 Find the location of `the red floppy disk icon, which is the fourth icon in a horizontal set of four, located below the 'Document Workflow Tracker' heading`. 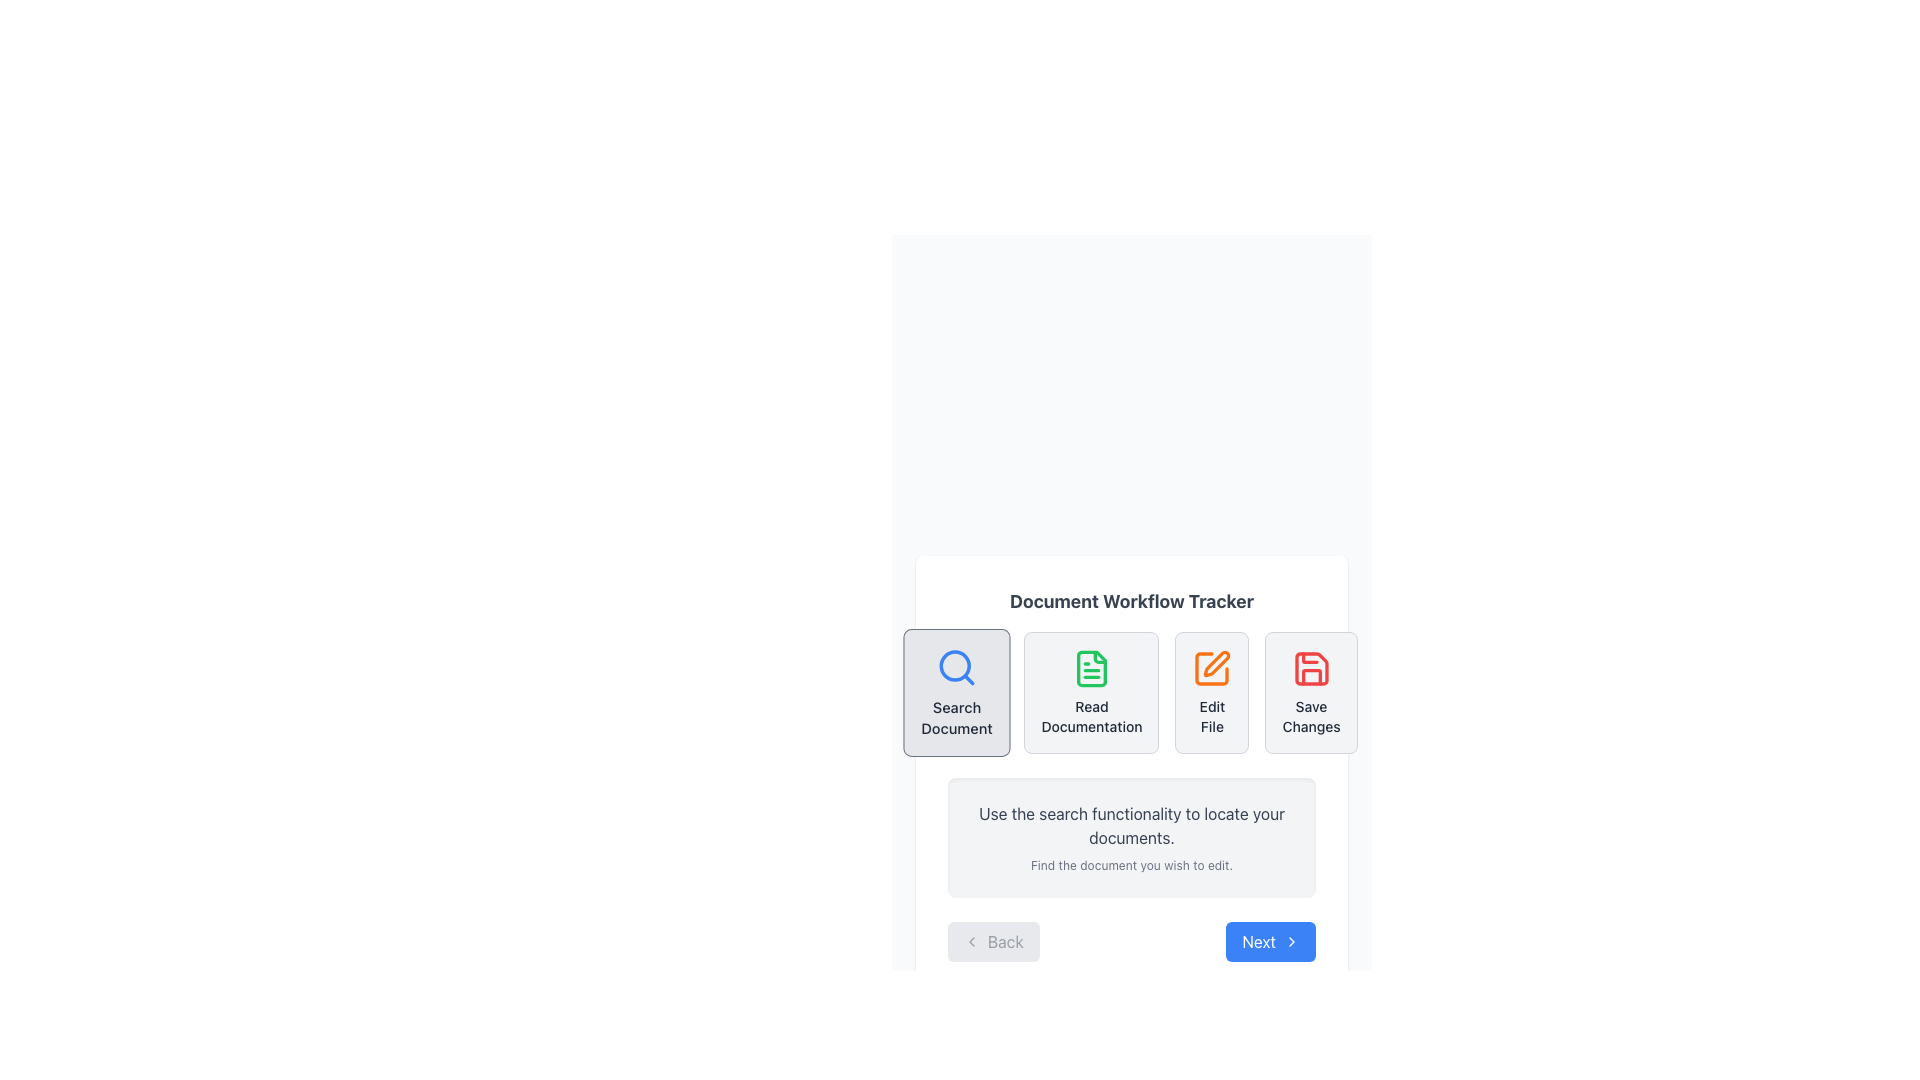

the red floppy disk icon, which is the fourth icon in a horizontal set of four, located below the 'Document Workflow Tracker' heading is located at coordinates (1311, 668).